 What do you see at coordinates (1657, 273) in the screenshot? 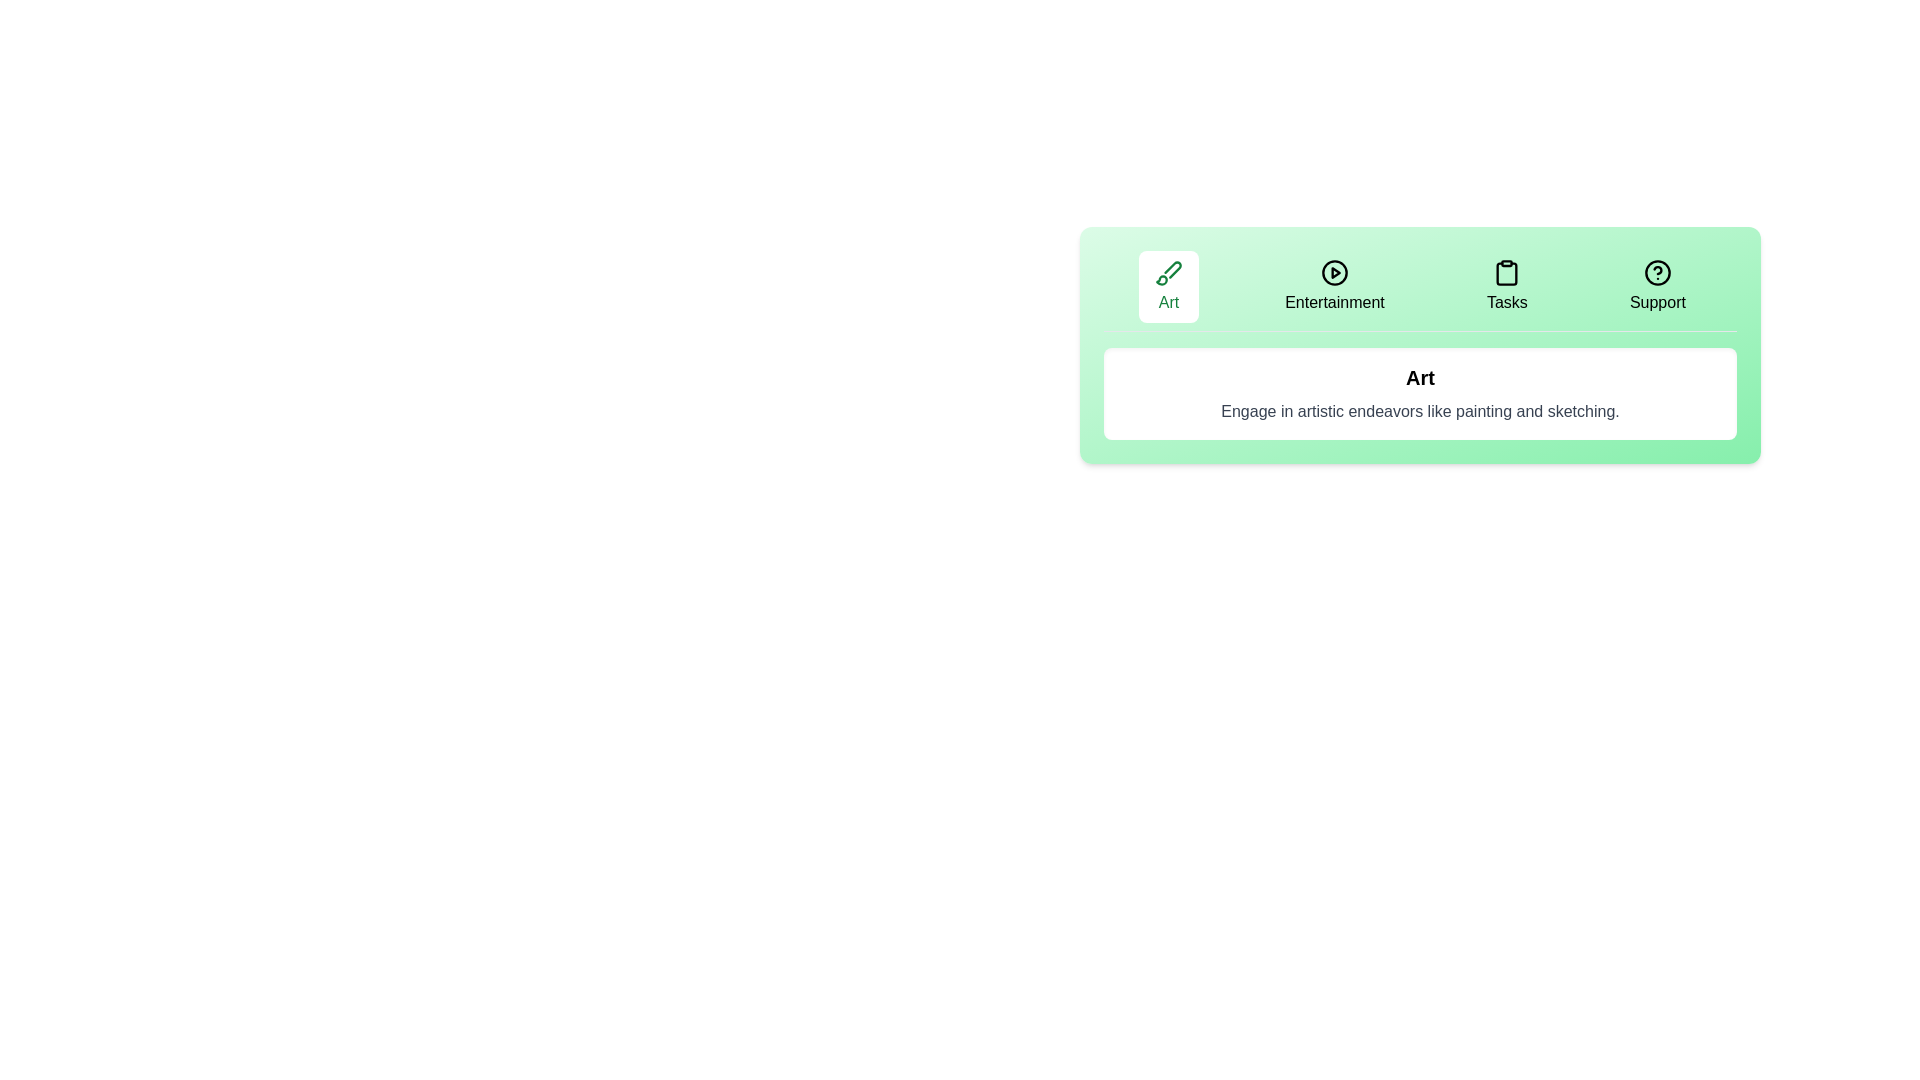
I see `the circular SVG element representing a help feature, which is part of an icon located above the 'Support' label` at bounding box center [1657, 273].